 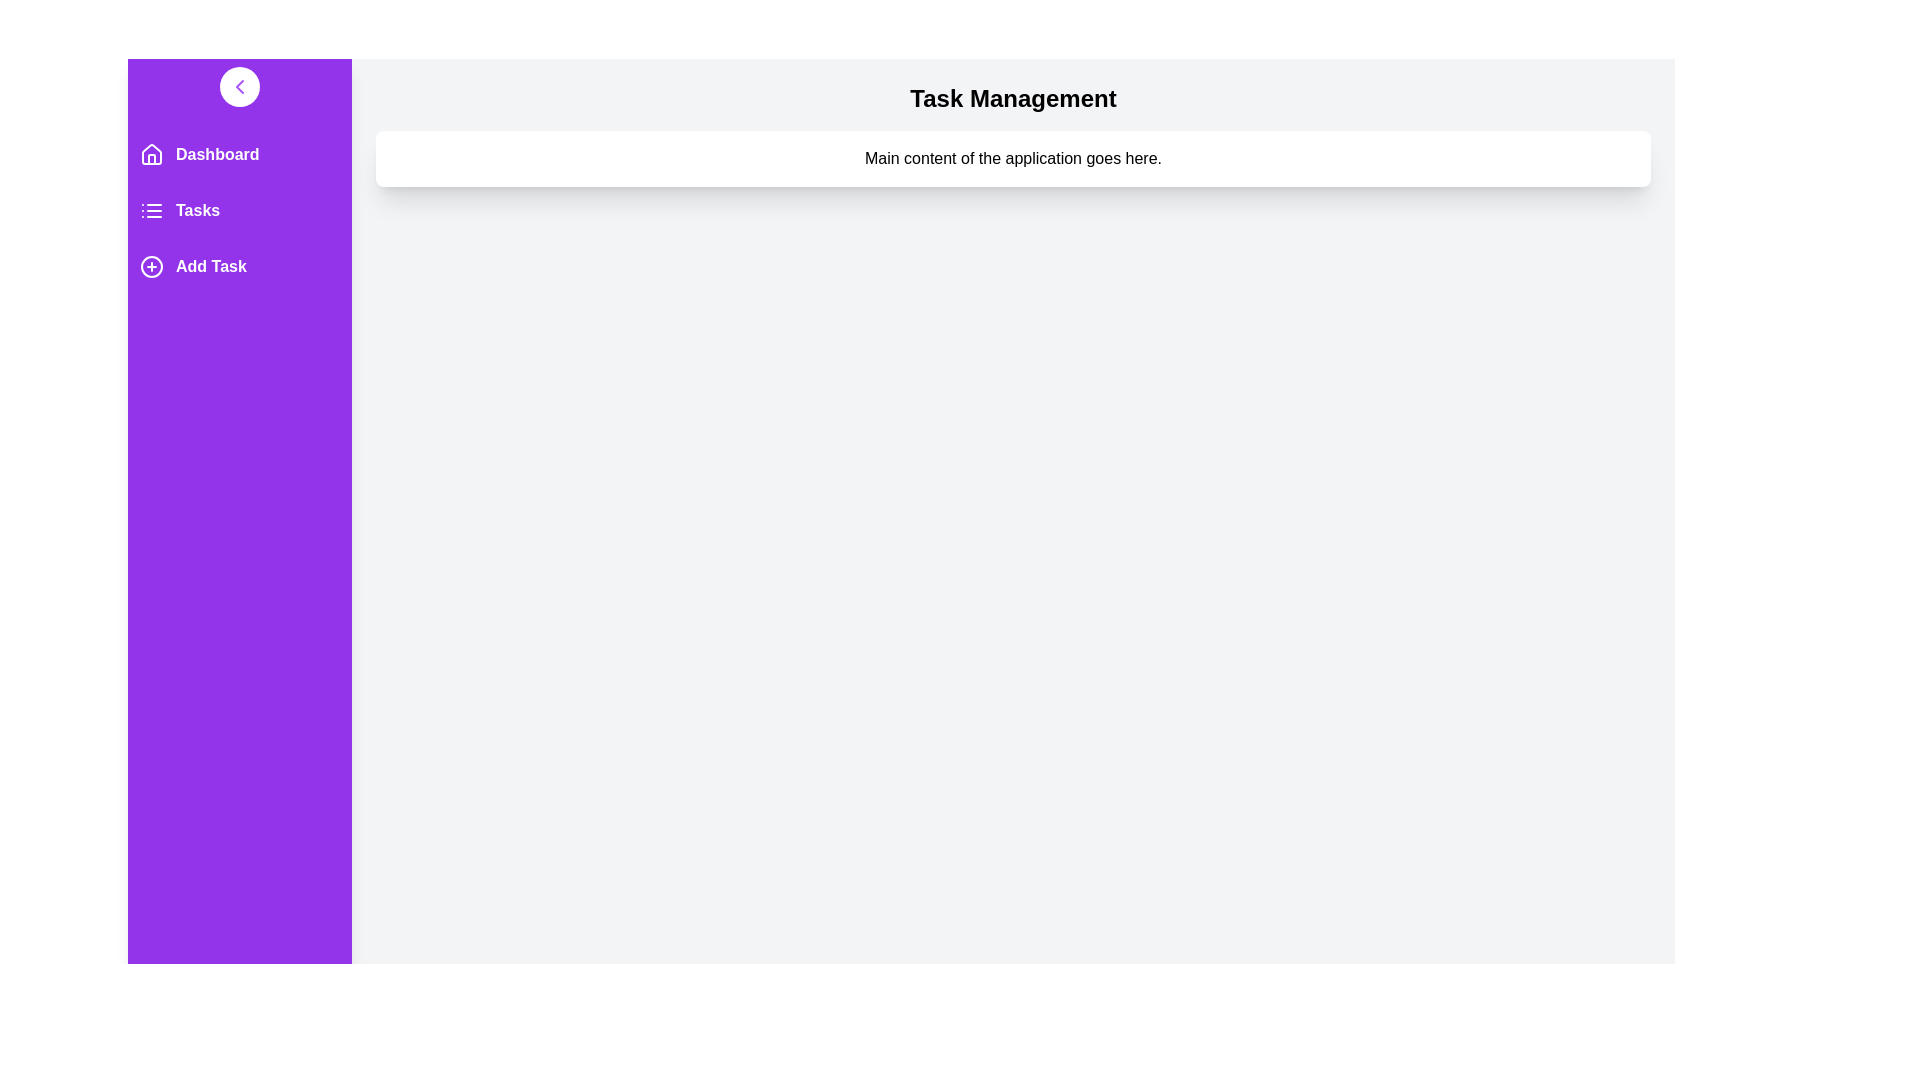 I want to click on the 'Add Task' menu item in the sidebar, so click(x=240, y=265).